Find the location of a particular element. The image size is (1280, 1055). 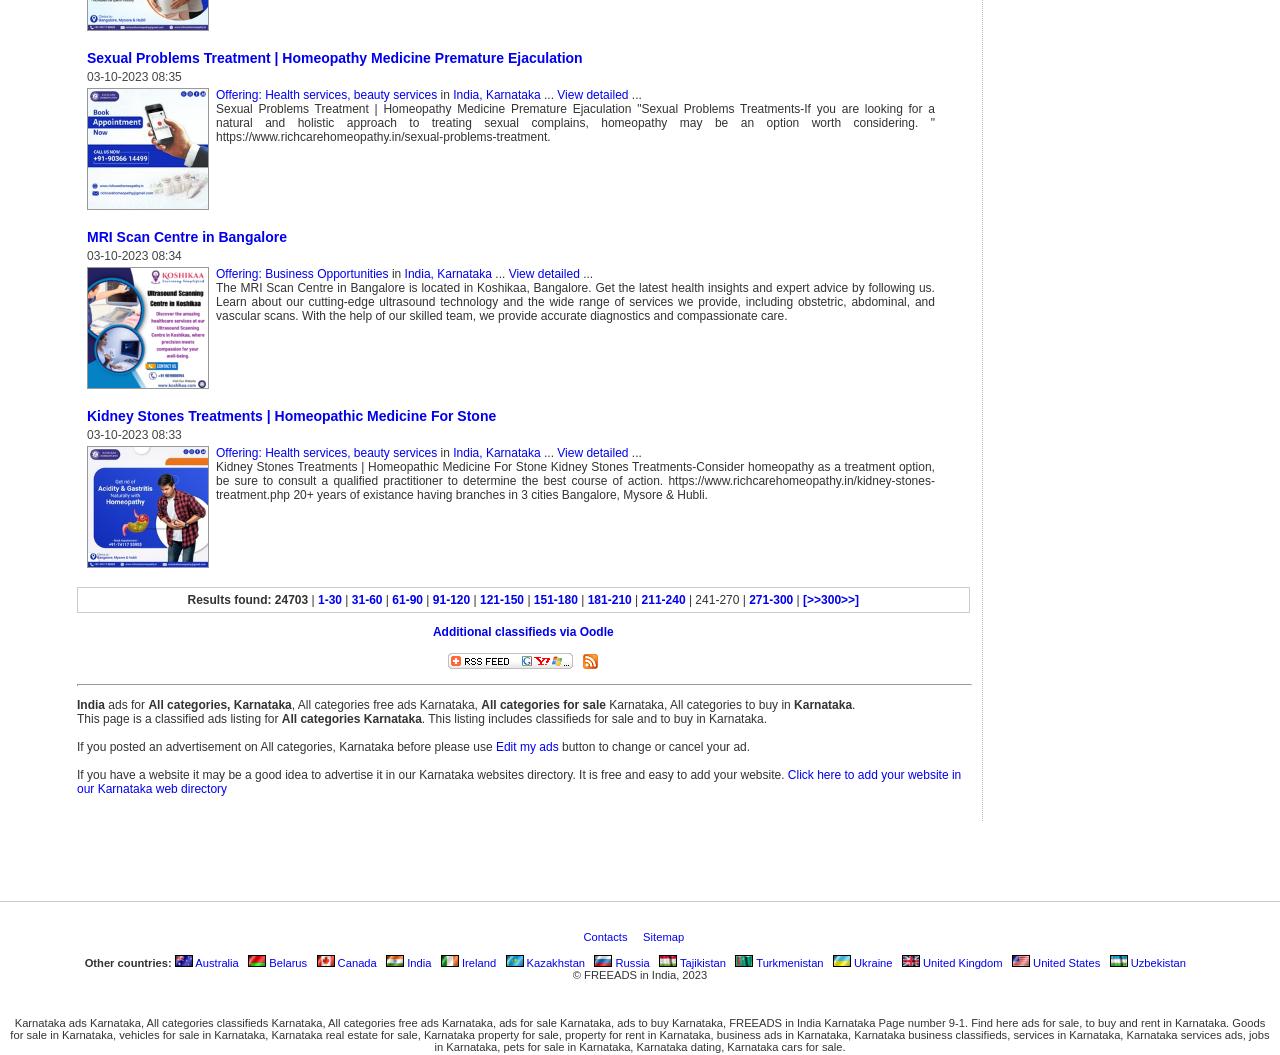

'Edit my ads' is located at coordinates (526, 745).